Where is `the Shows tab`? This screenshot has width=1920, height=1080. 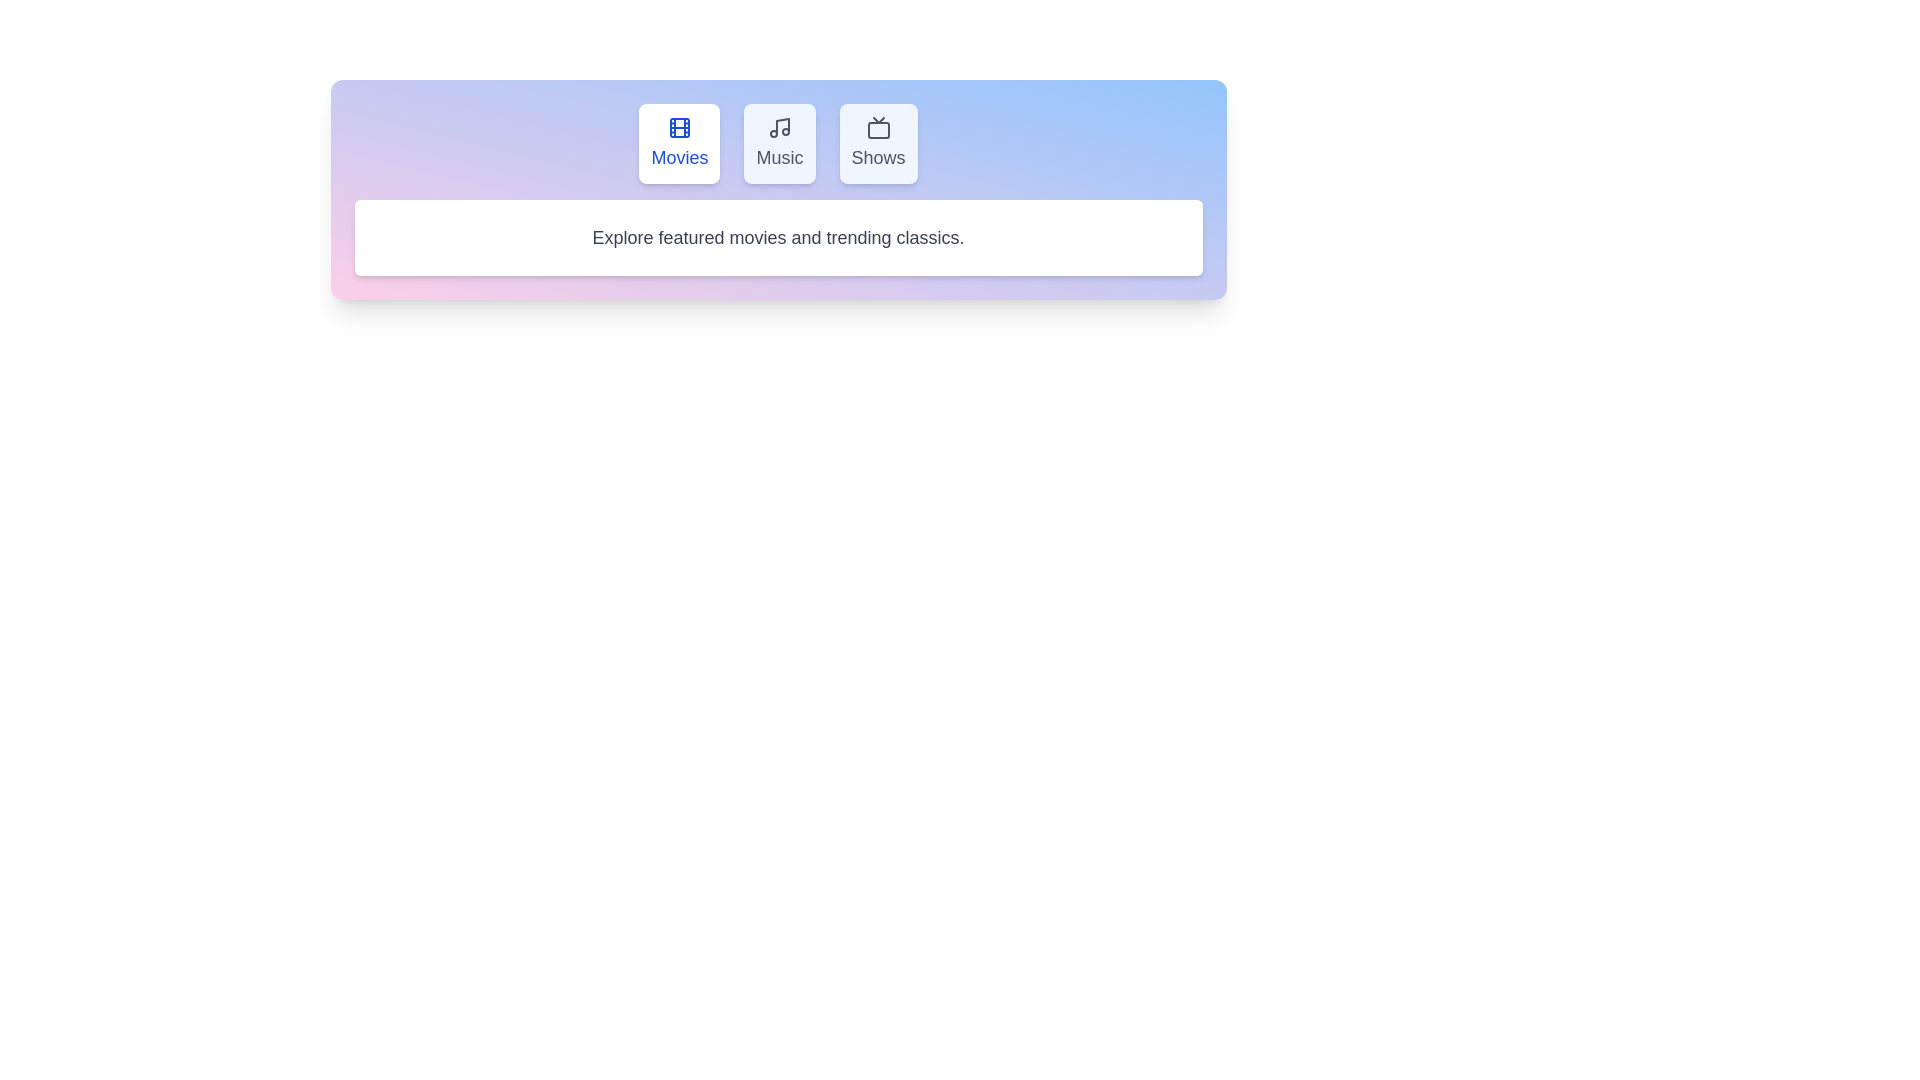 the Shows tab is located at coordinates (878, 142).